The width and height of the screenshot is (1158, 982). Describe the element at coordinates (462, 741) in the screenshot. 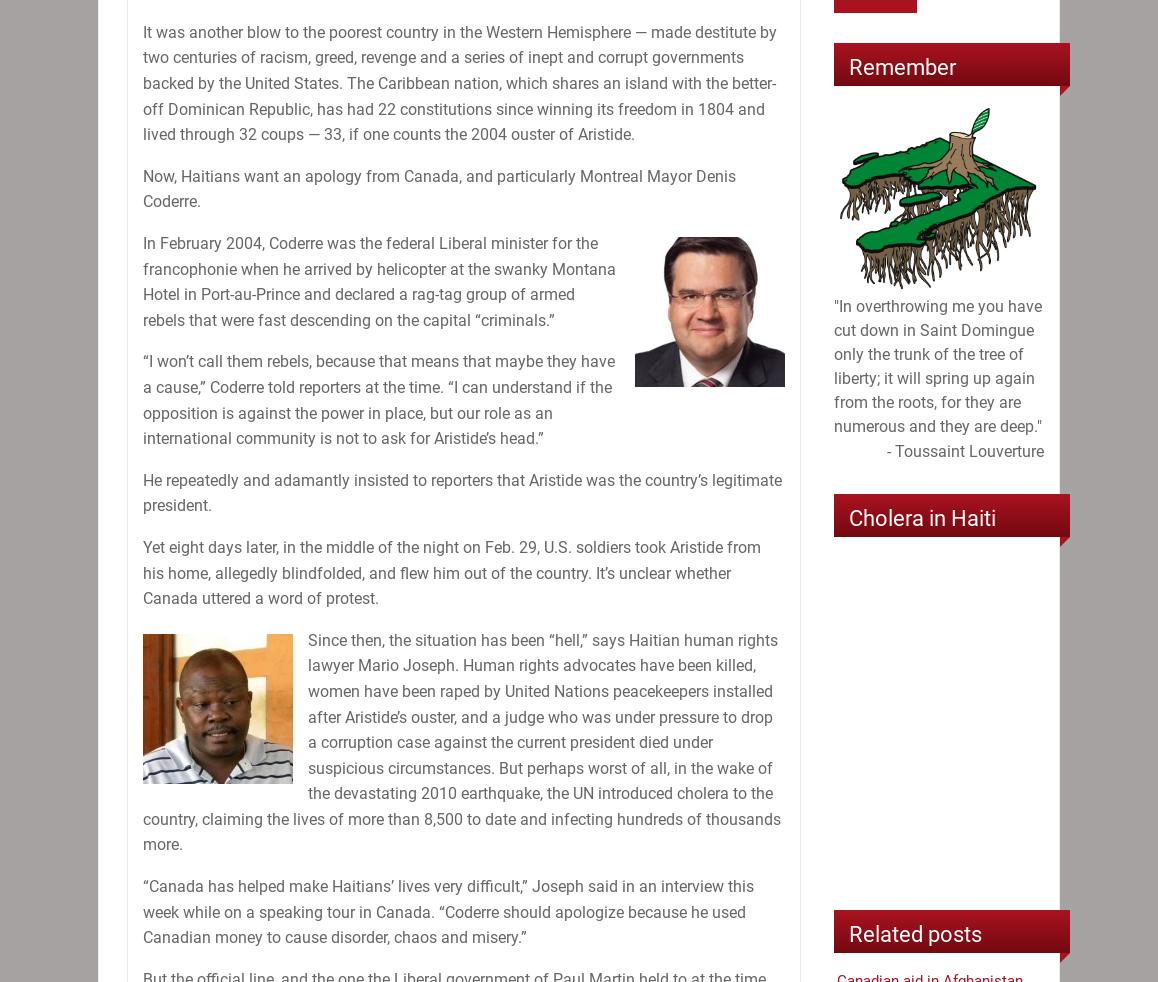

I see `'Since then, the situation has been “hell,” says Haitian human rights lawyer Mario Joseph. Human rights advocates have been killed, women have been raped by United Nations peacekeepers installed after Aristide’s ouster, and a judge who was under pressure to drop a corruption case against the current president died under suspicious circumstances. But perhaps worst of all, in the wake of the devastating 2010 earthquake, the UN introduced cholera to the country, claiming the lives of more than 8,500 to date and infecting hundreds of thousands more.'` at that location.